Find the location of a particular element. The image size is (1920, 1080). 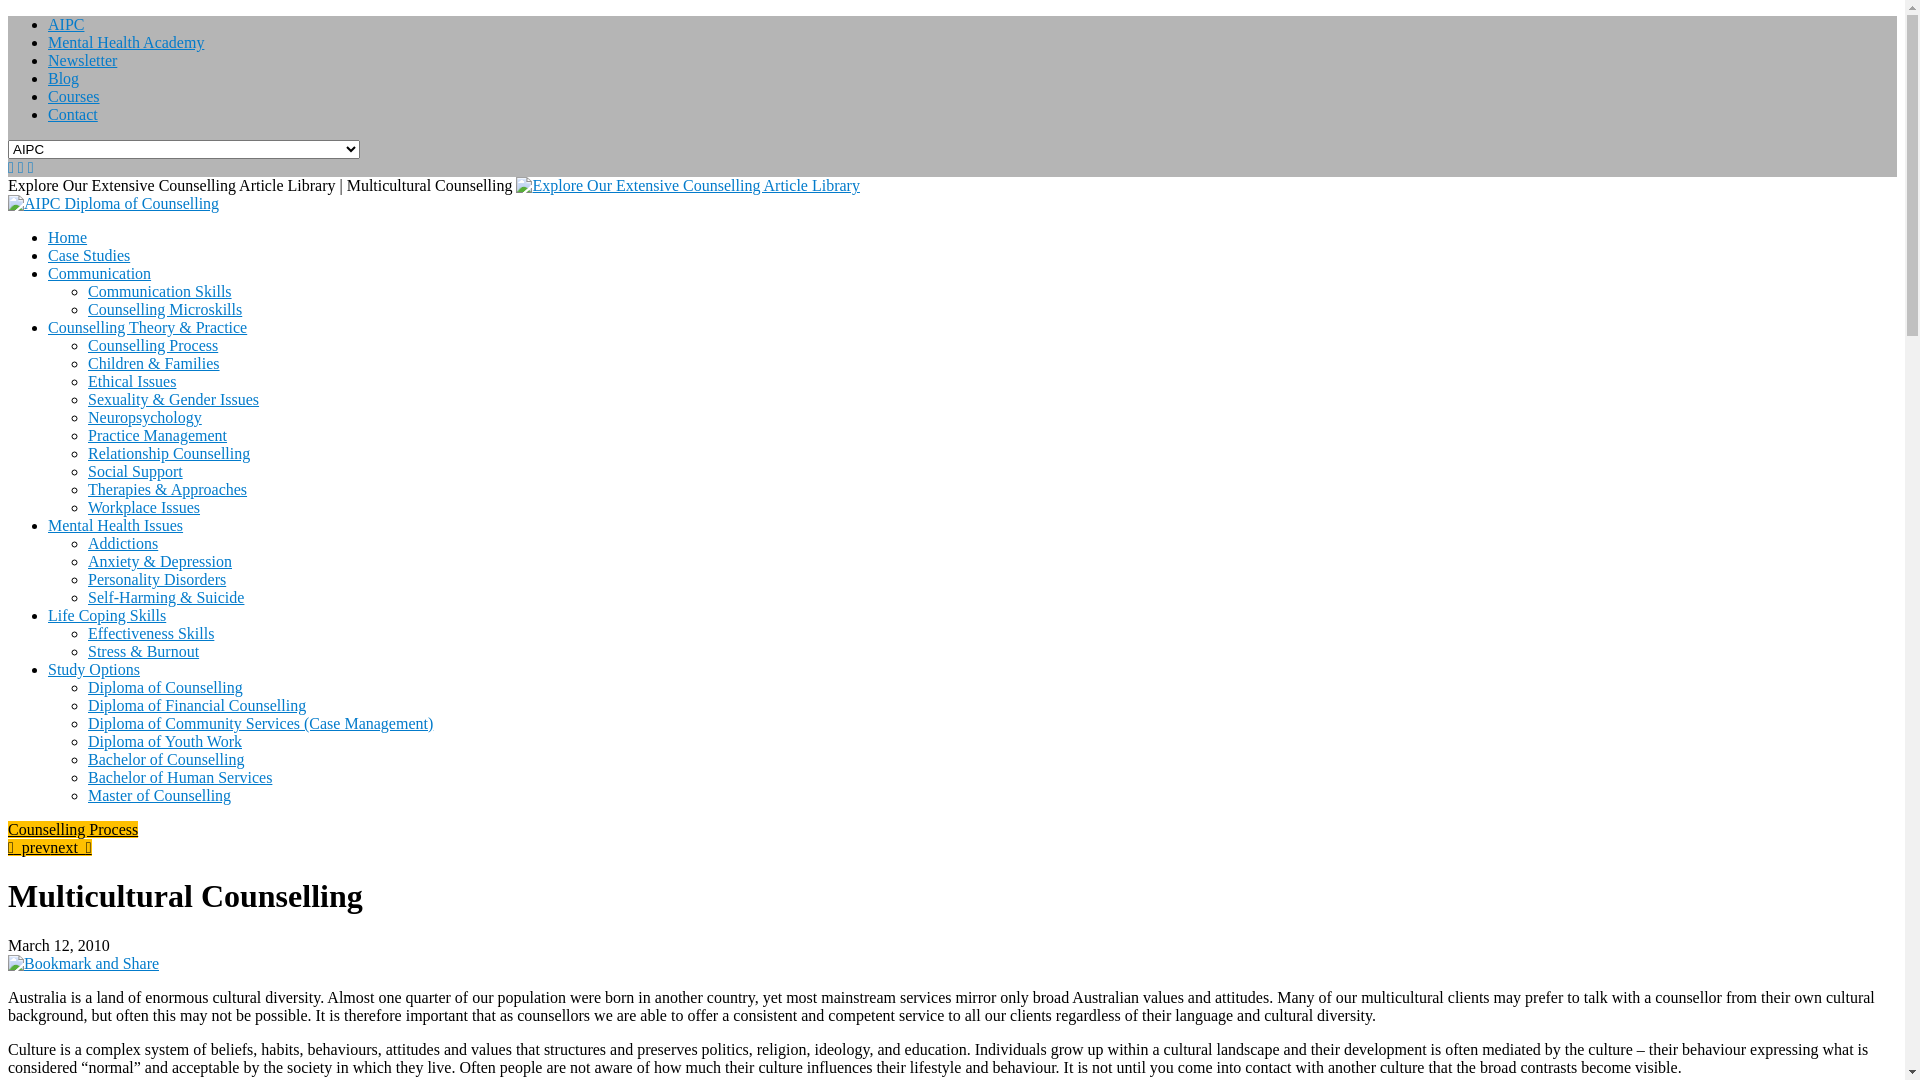

'Study Options' is located at coordinates (93, 669).